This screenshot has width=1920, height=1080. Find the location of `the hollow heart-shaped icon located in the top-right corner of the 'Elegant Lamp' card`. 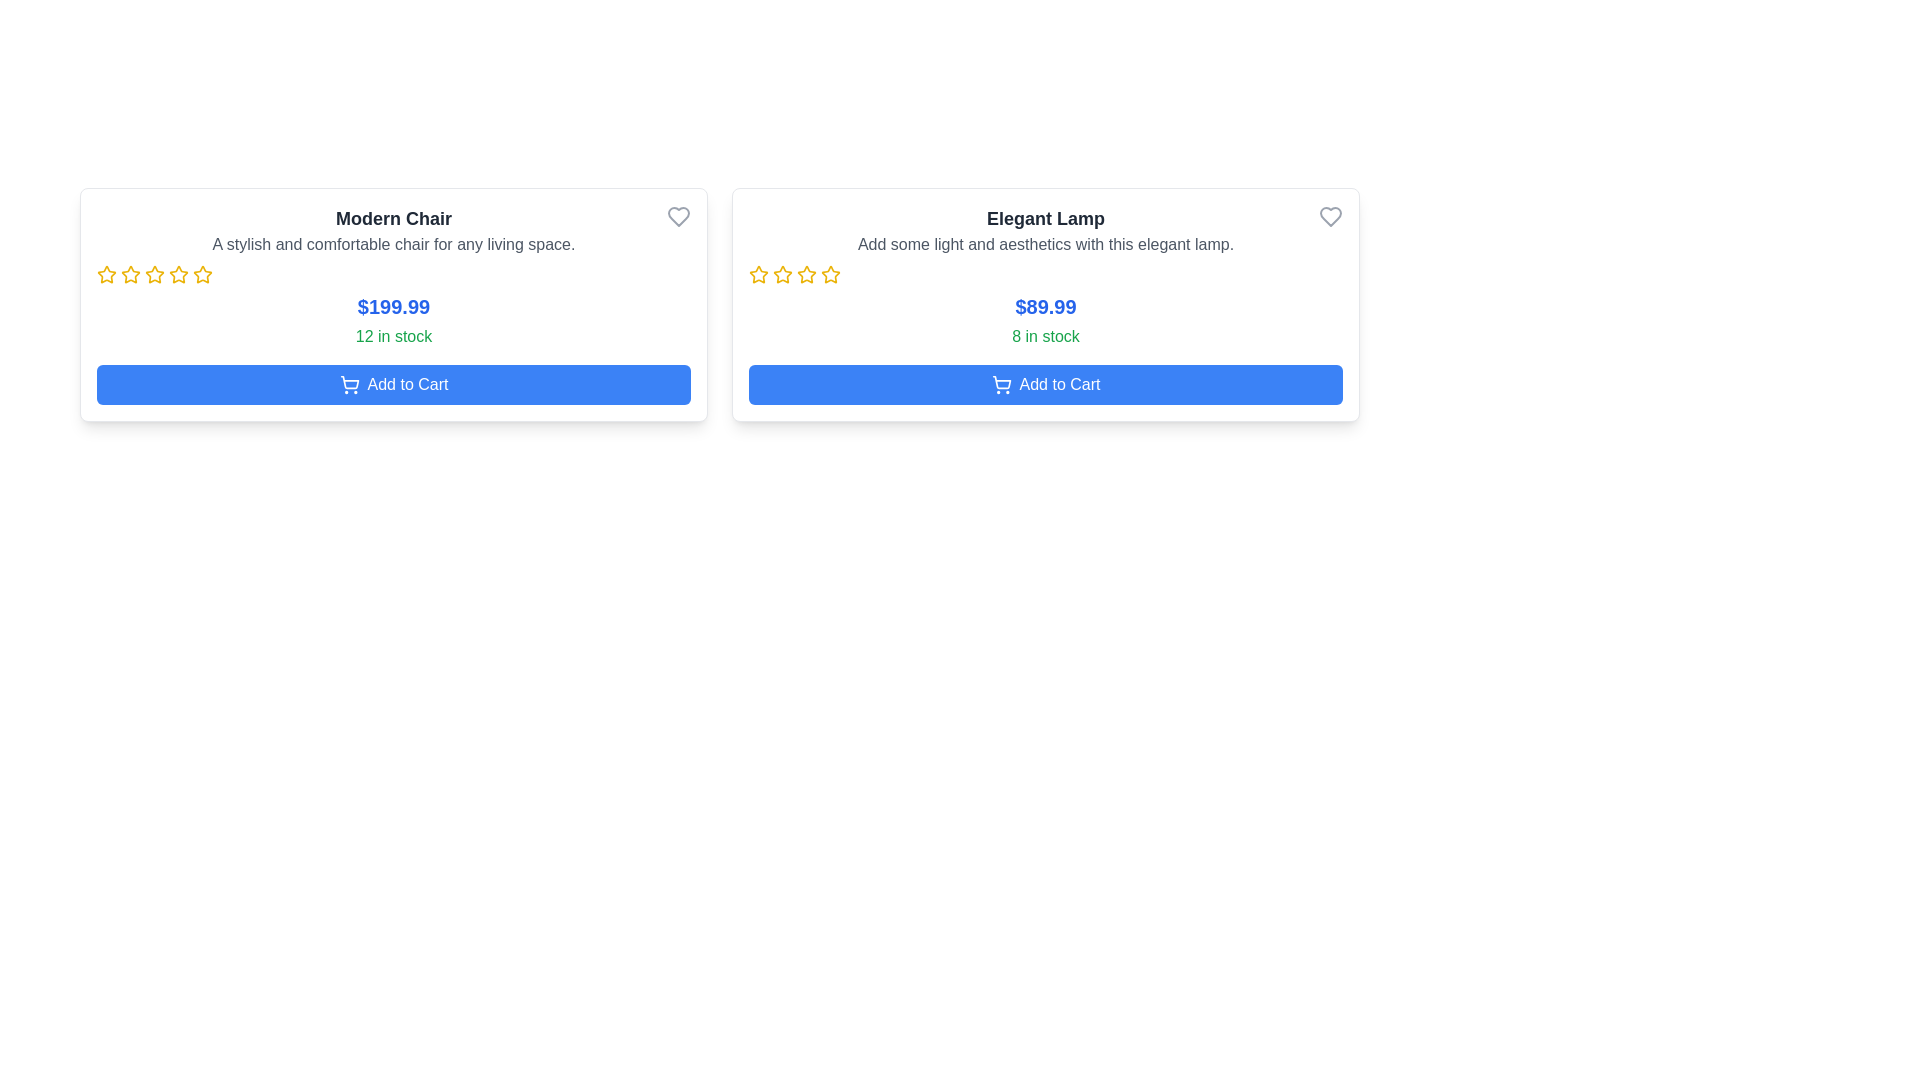

the hollow heart-shaped icon located in the top-right corner of the 'Elegant Lamp' card is located at coordinates (1330, 216).